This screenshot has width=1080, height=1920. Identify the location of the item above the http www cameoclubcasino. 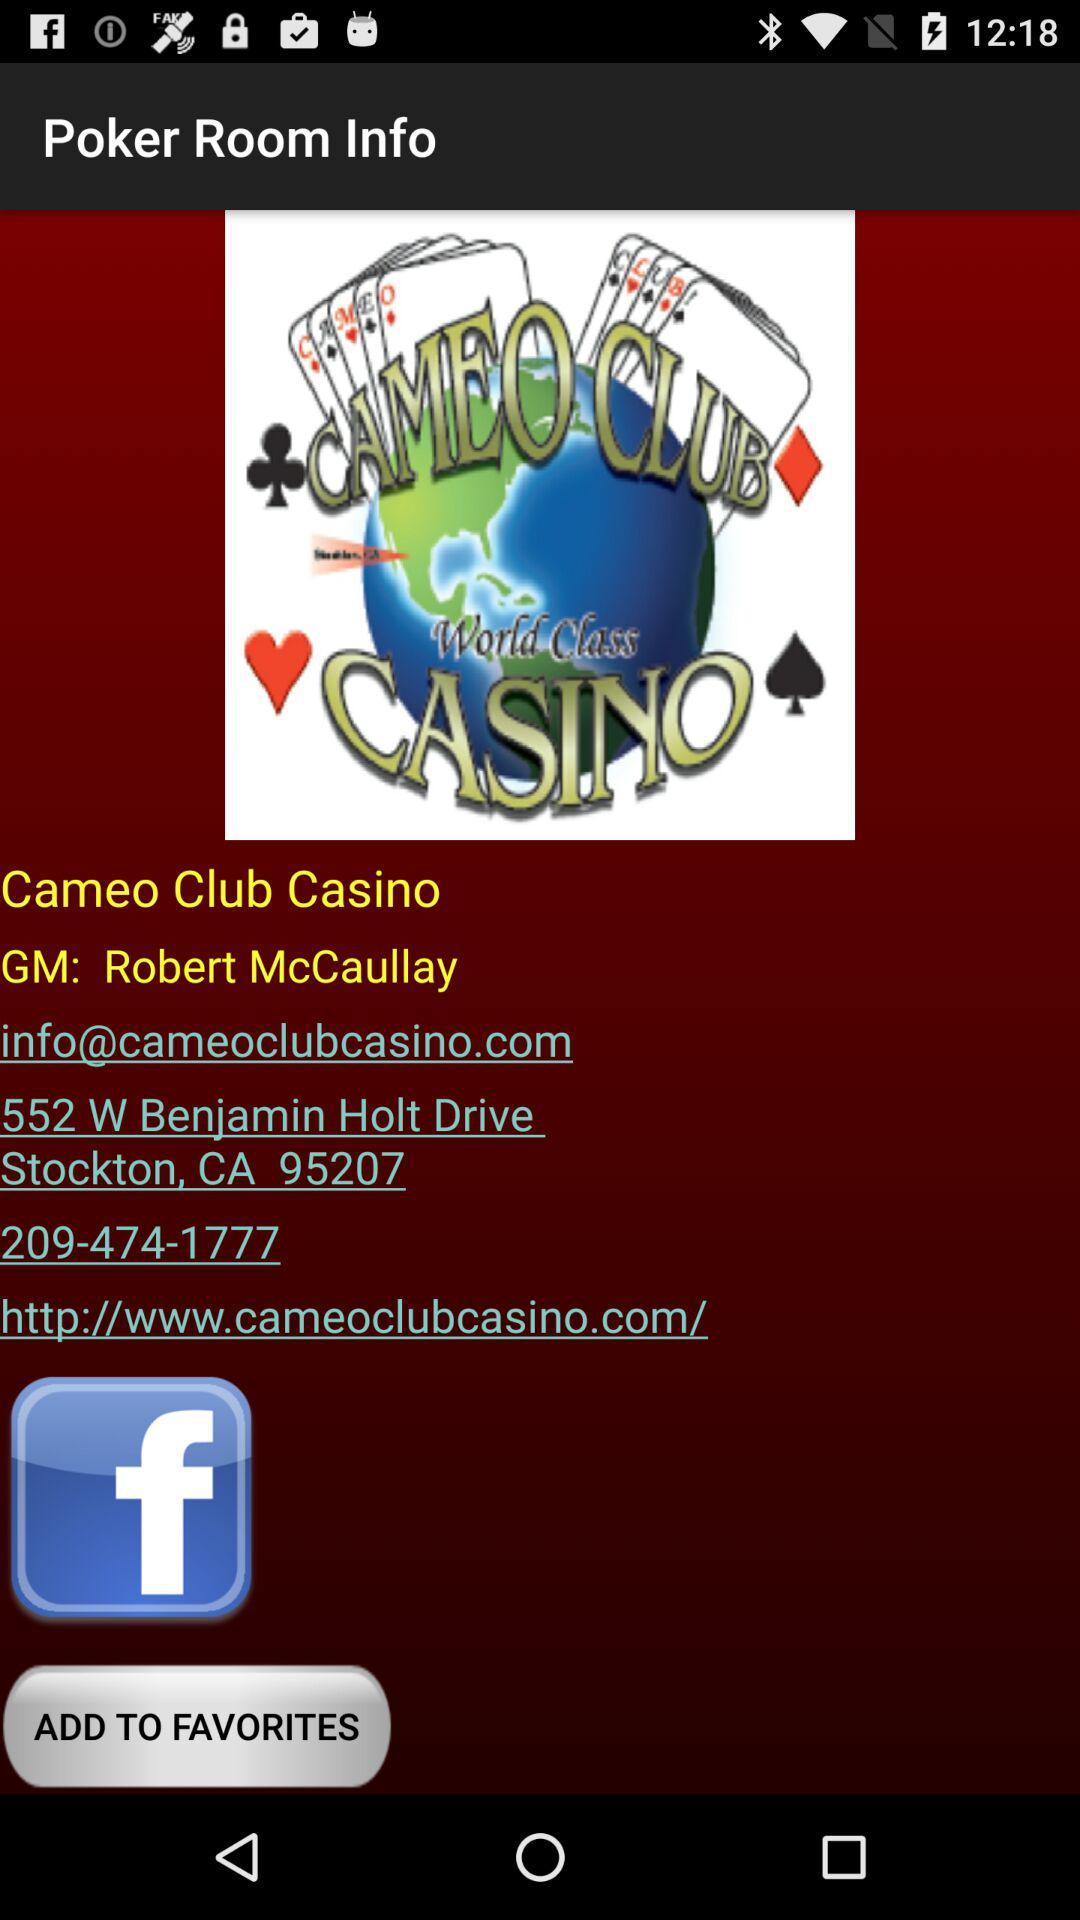
(139, 1233).